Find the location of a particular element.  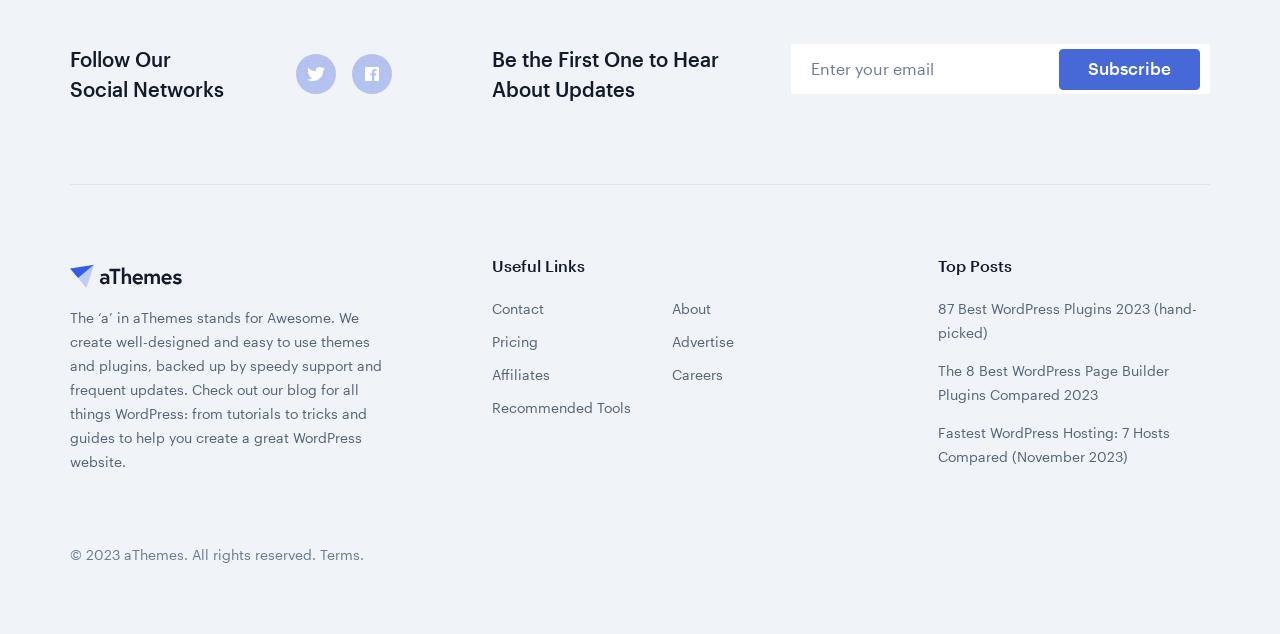

'Advertise' is located at coordinates (701, 90).